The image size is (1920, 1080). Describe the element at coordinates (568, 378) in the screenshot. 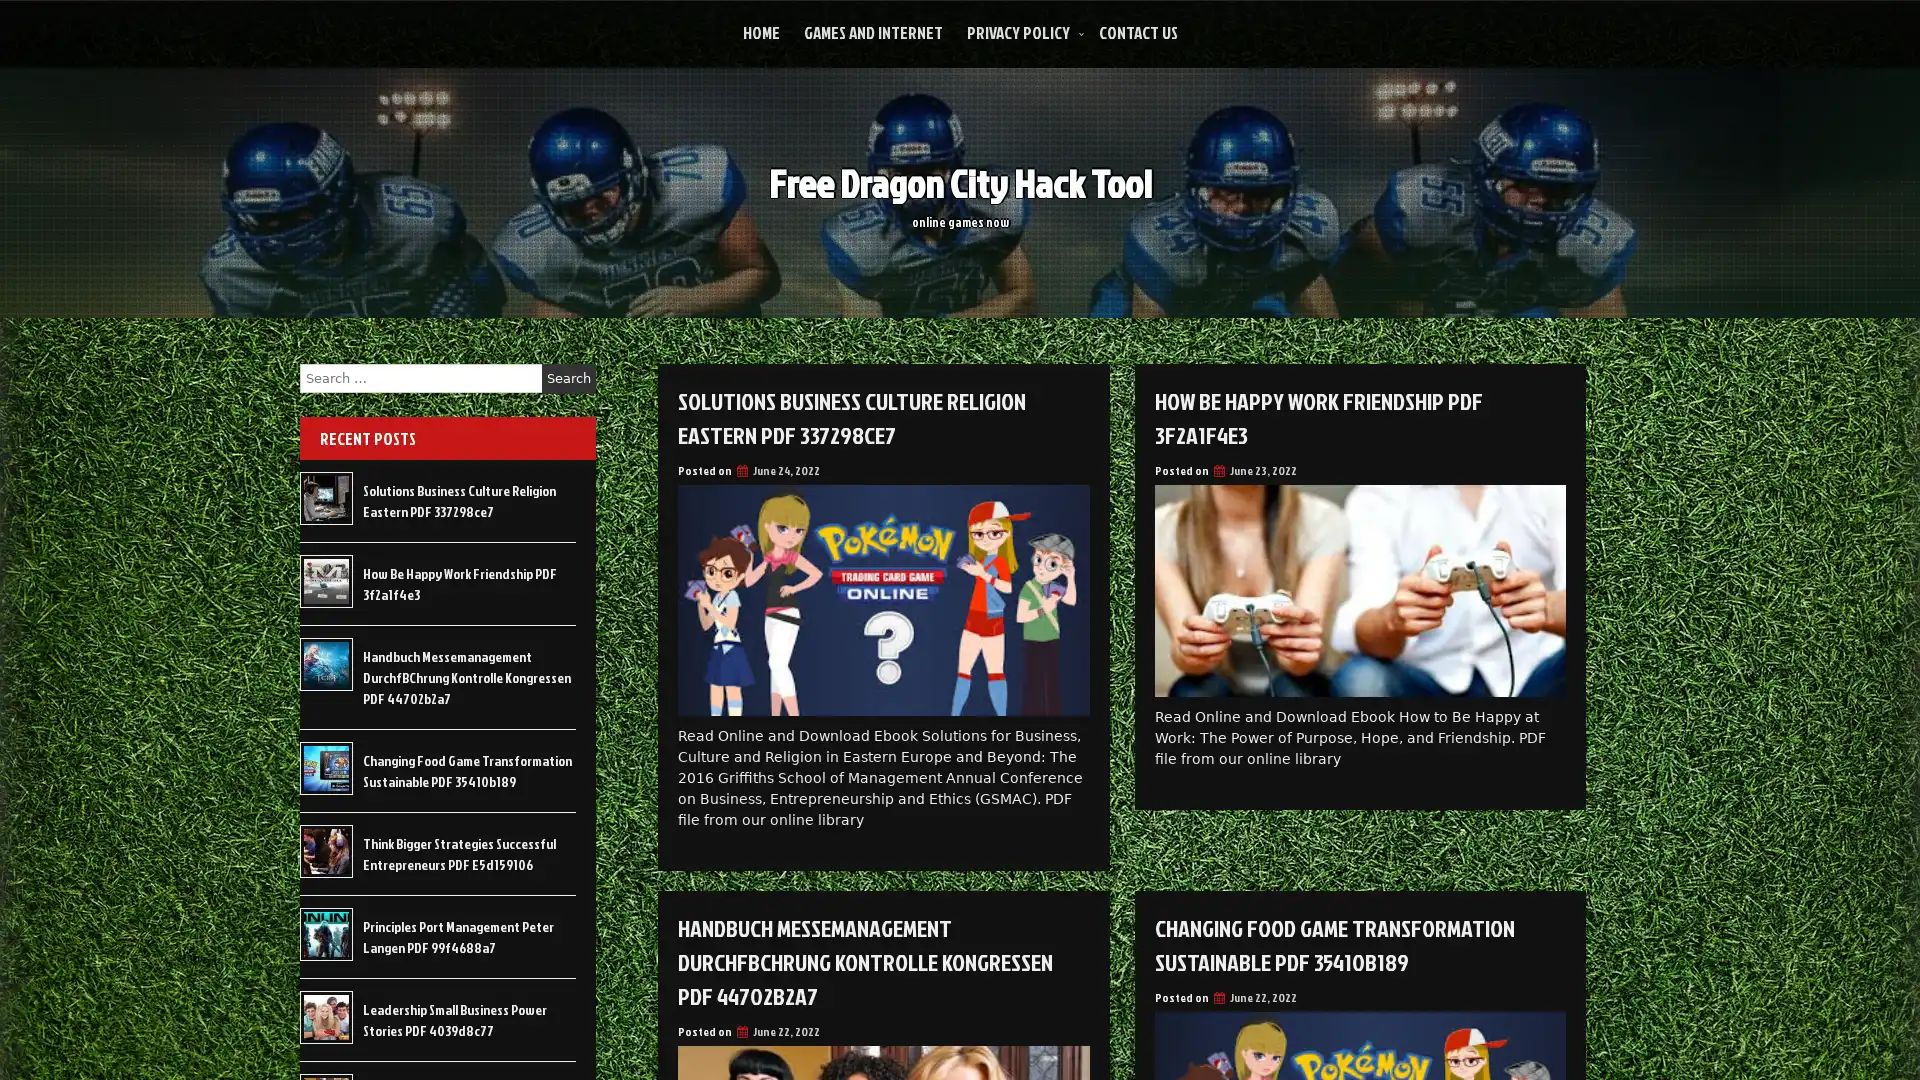

I see `Search` at that location.